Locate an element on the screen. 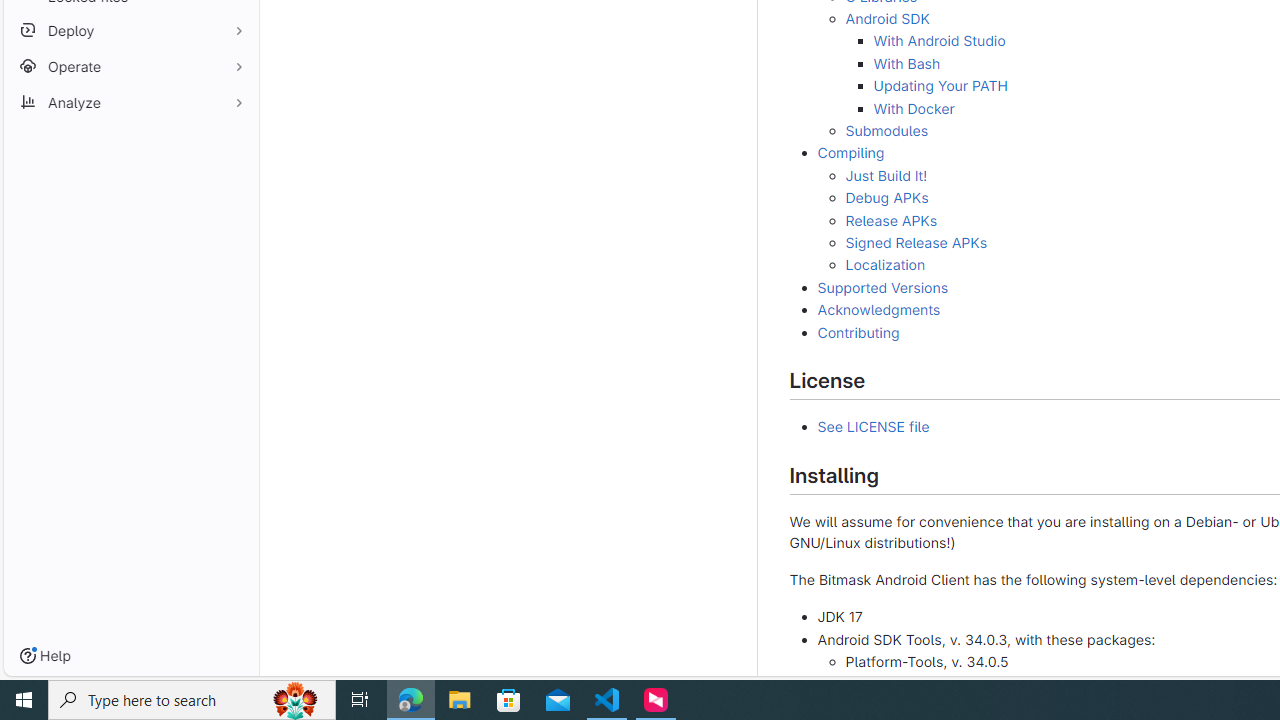 Image resolution: width=1280 pixels, height=720 pixels. 'Android SDK' is located at coordinates (886, 19).